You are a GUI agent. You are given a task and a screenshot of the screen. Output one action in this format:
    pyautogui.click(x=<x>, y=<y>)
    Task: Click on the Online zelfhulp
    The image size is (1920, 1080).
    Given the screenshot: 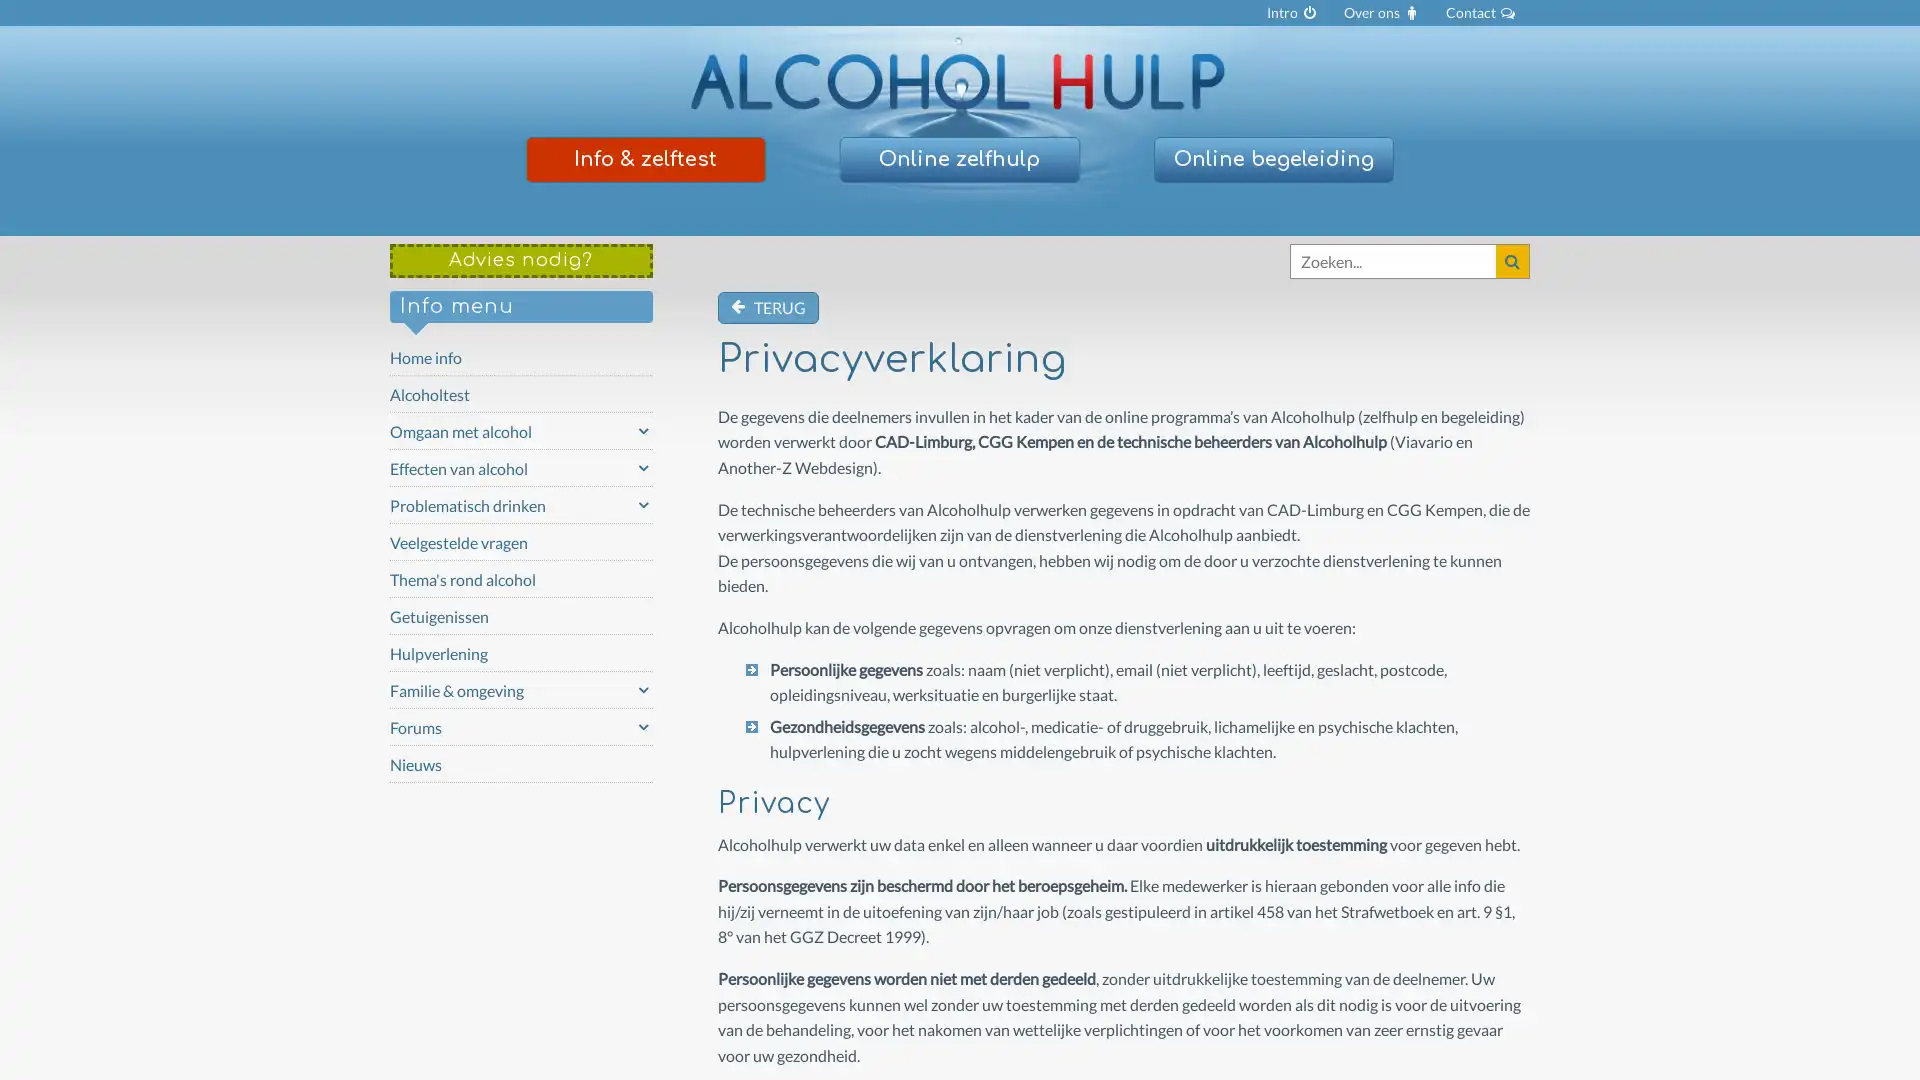 What is the action you would take?
    pyautogui.click(x=958, y=158)
    